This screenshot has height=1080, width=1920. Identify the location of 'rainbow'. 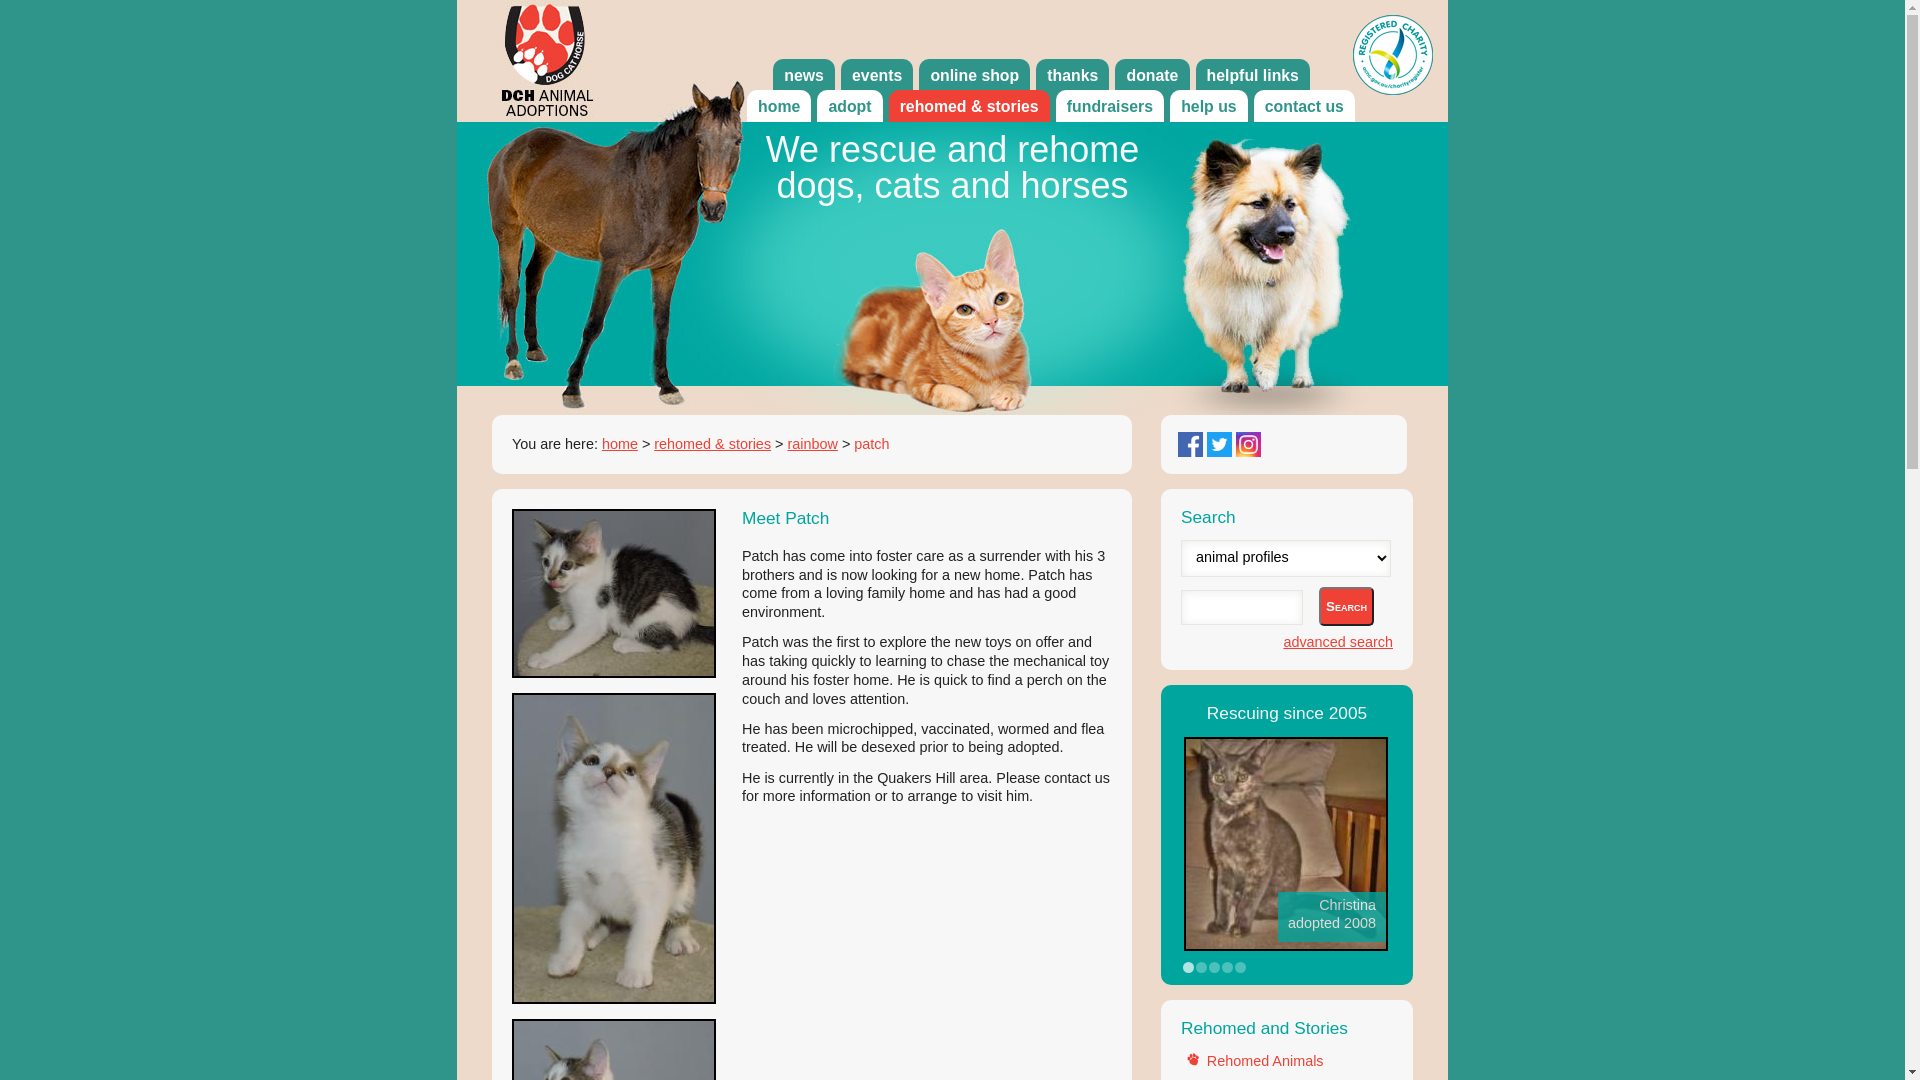
(786, 442).